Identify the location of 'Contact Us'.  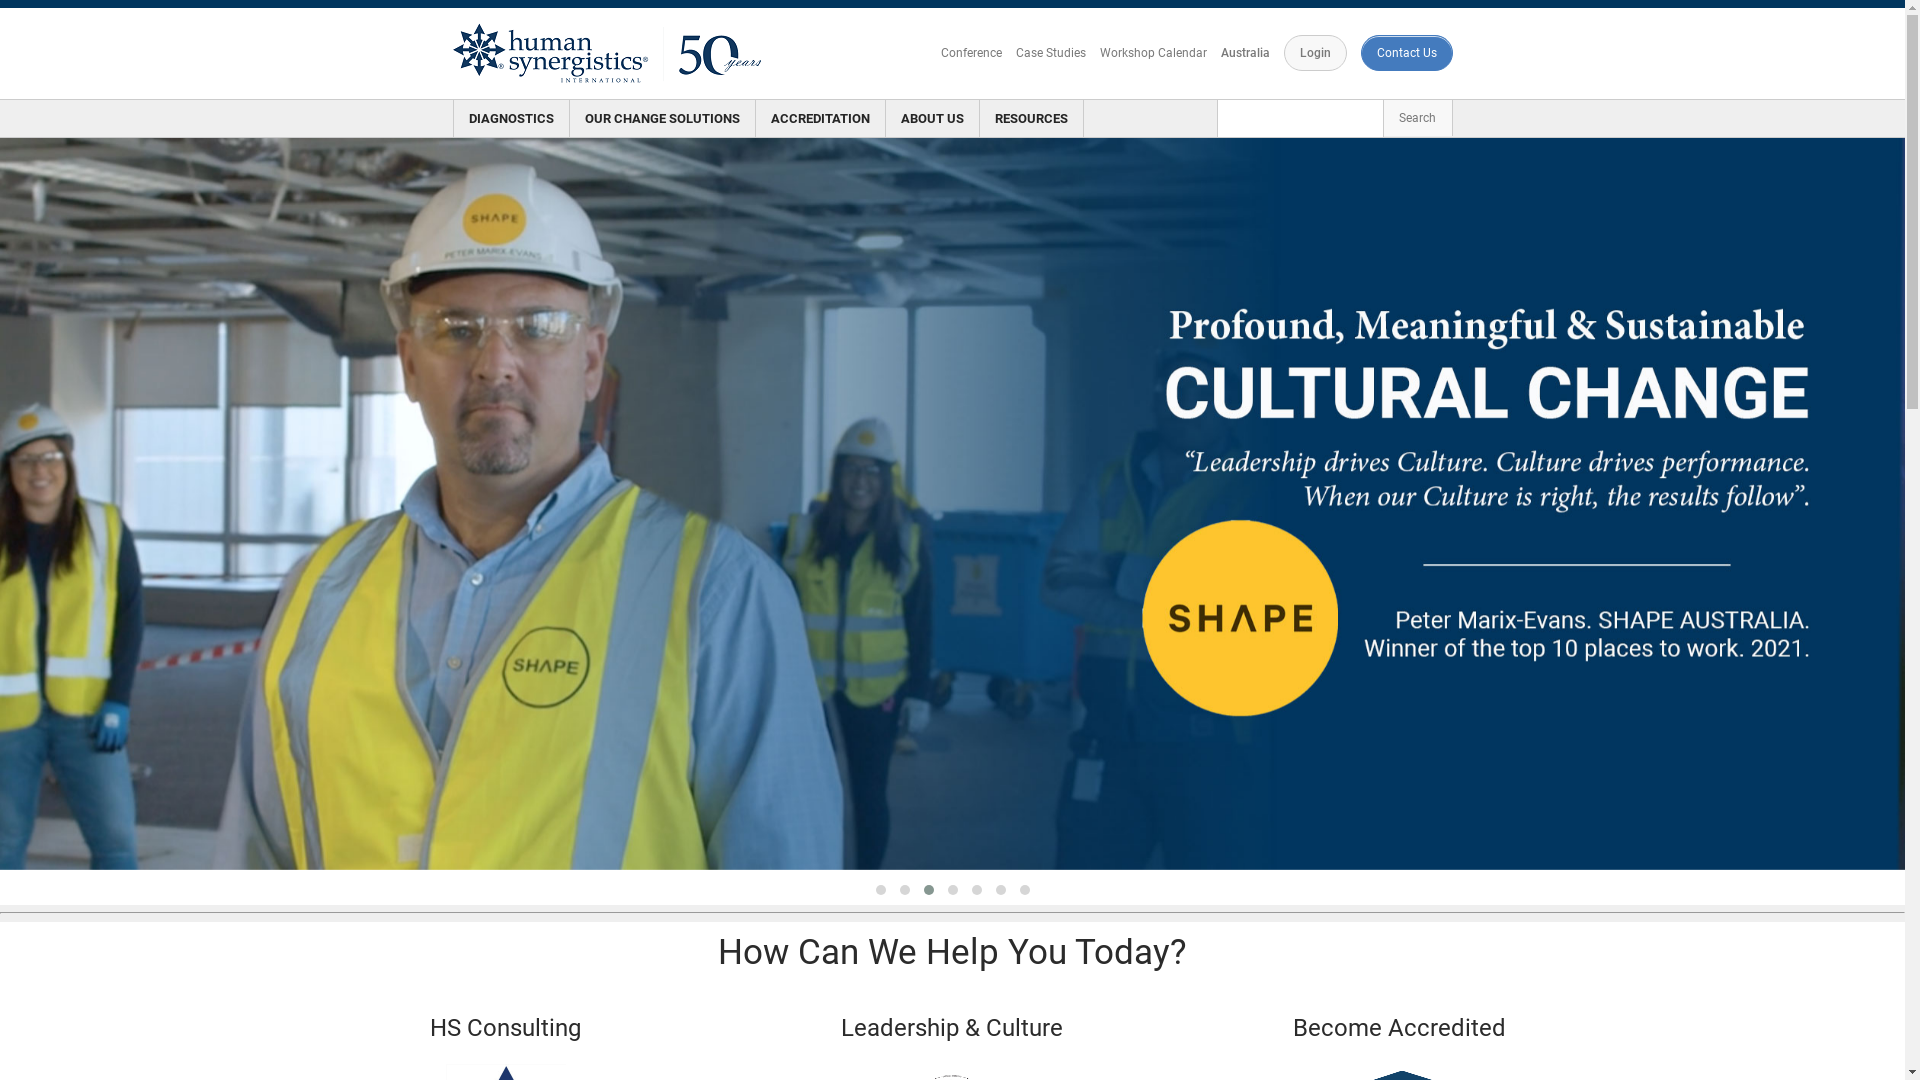
(1405, 52).